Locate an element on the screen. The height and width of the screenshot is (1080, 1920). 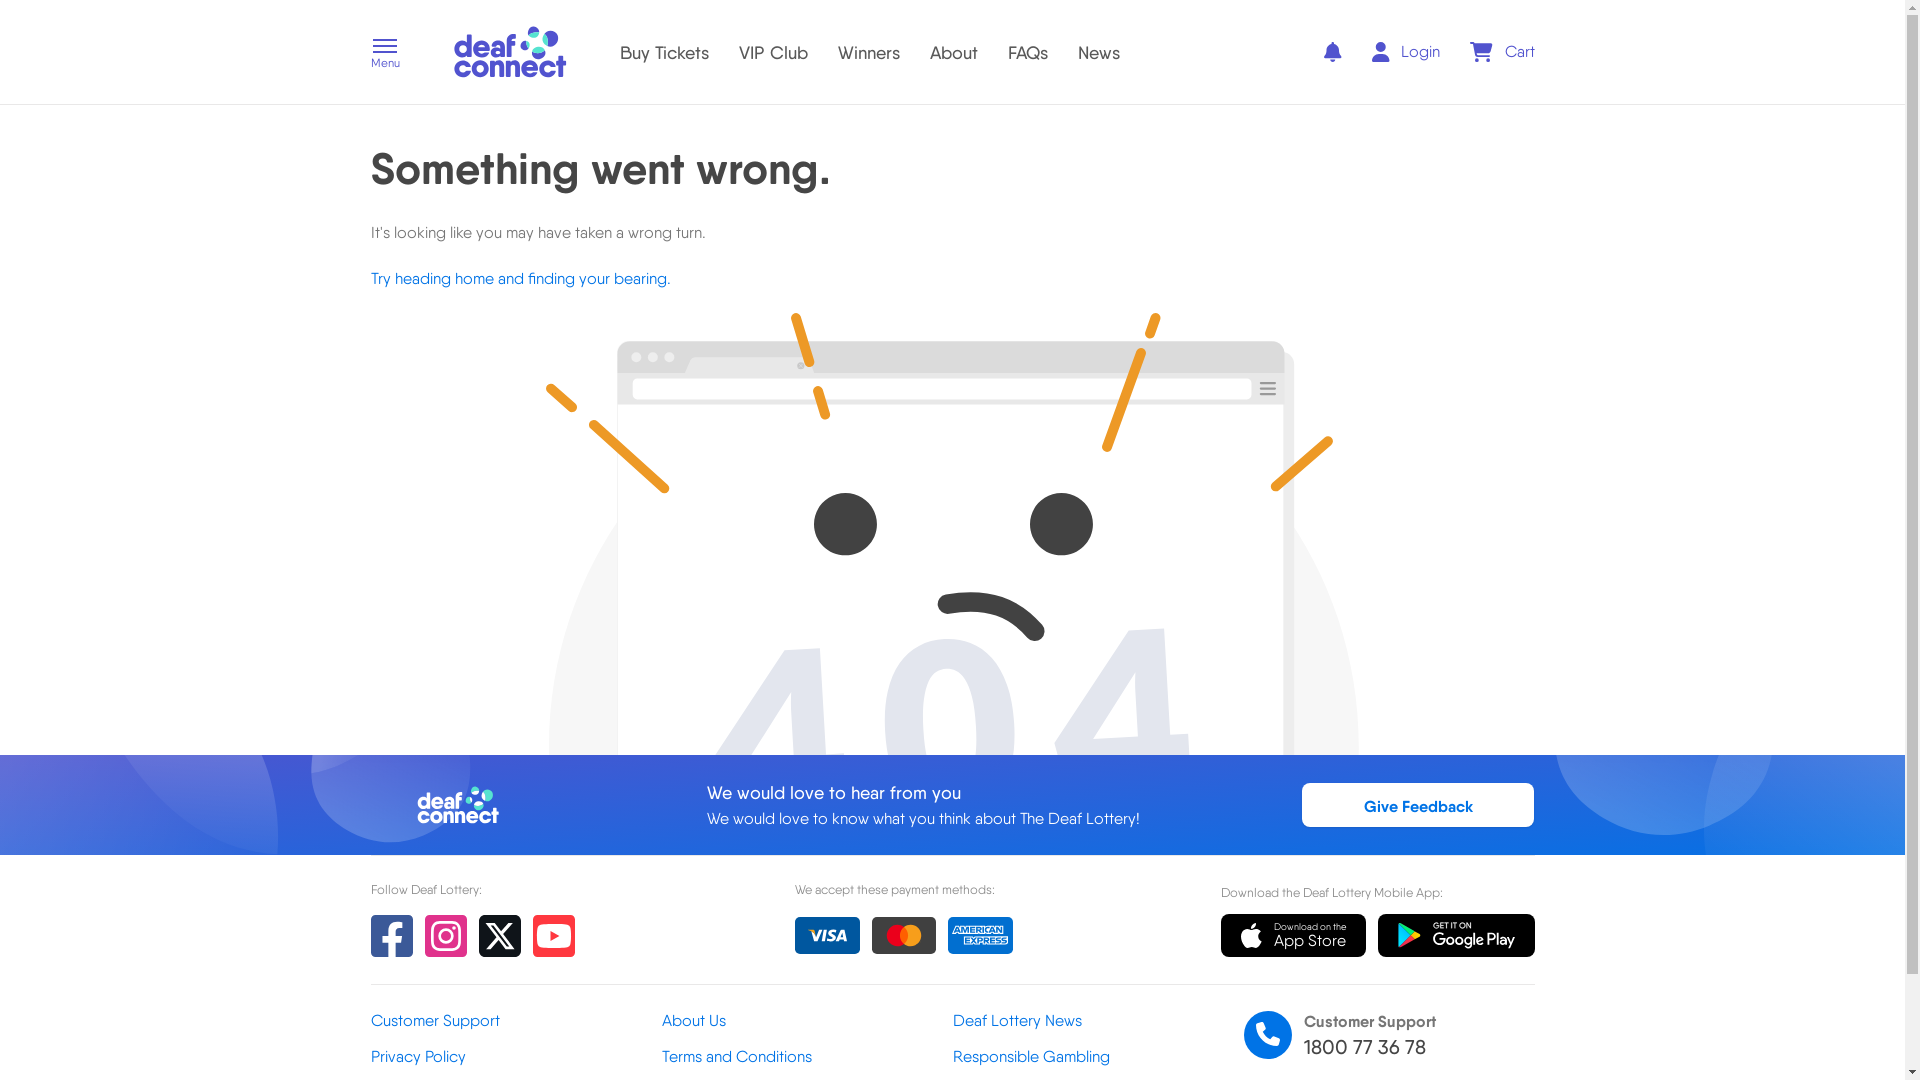
'Responsible Gambling' is located at coordinates (1096, 1055).